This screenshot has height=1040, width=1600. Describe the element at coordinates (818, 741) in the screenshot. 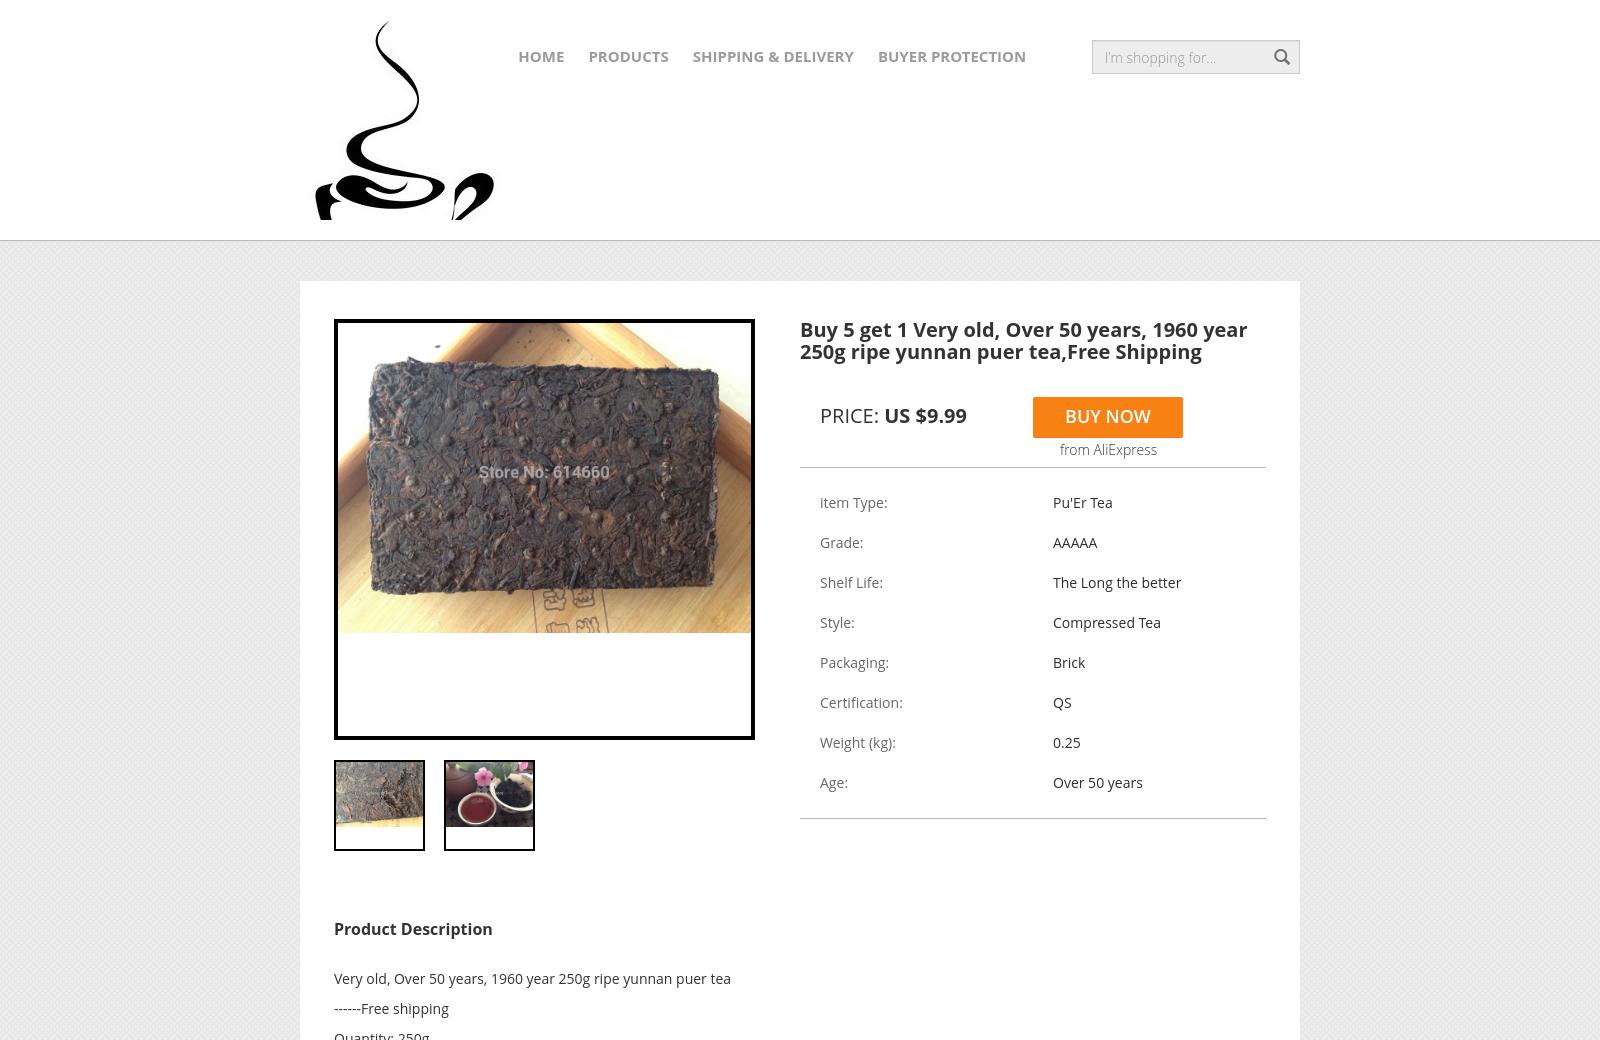

I see `'Weight (kg):'` at that location.